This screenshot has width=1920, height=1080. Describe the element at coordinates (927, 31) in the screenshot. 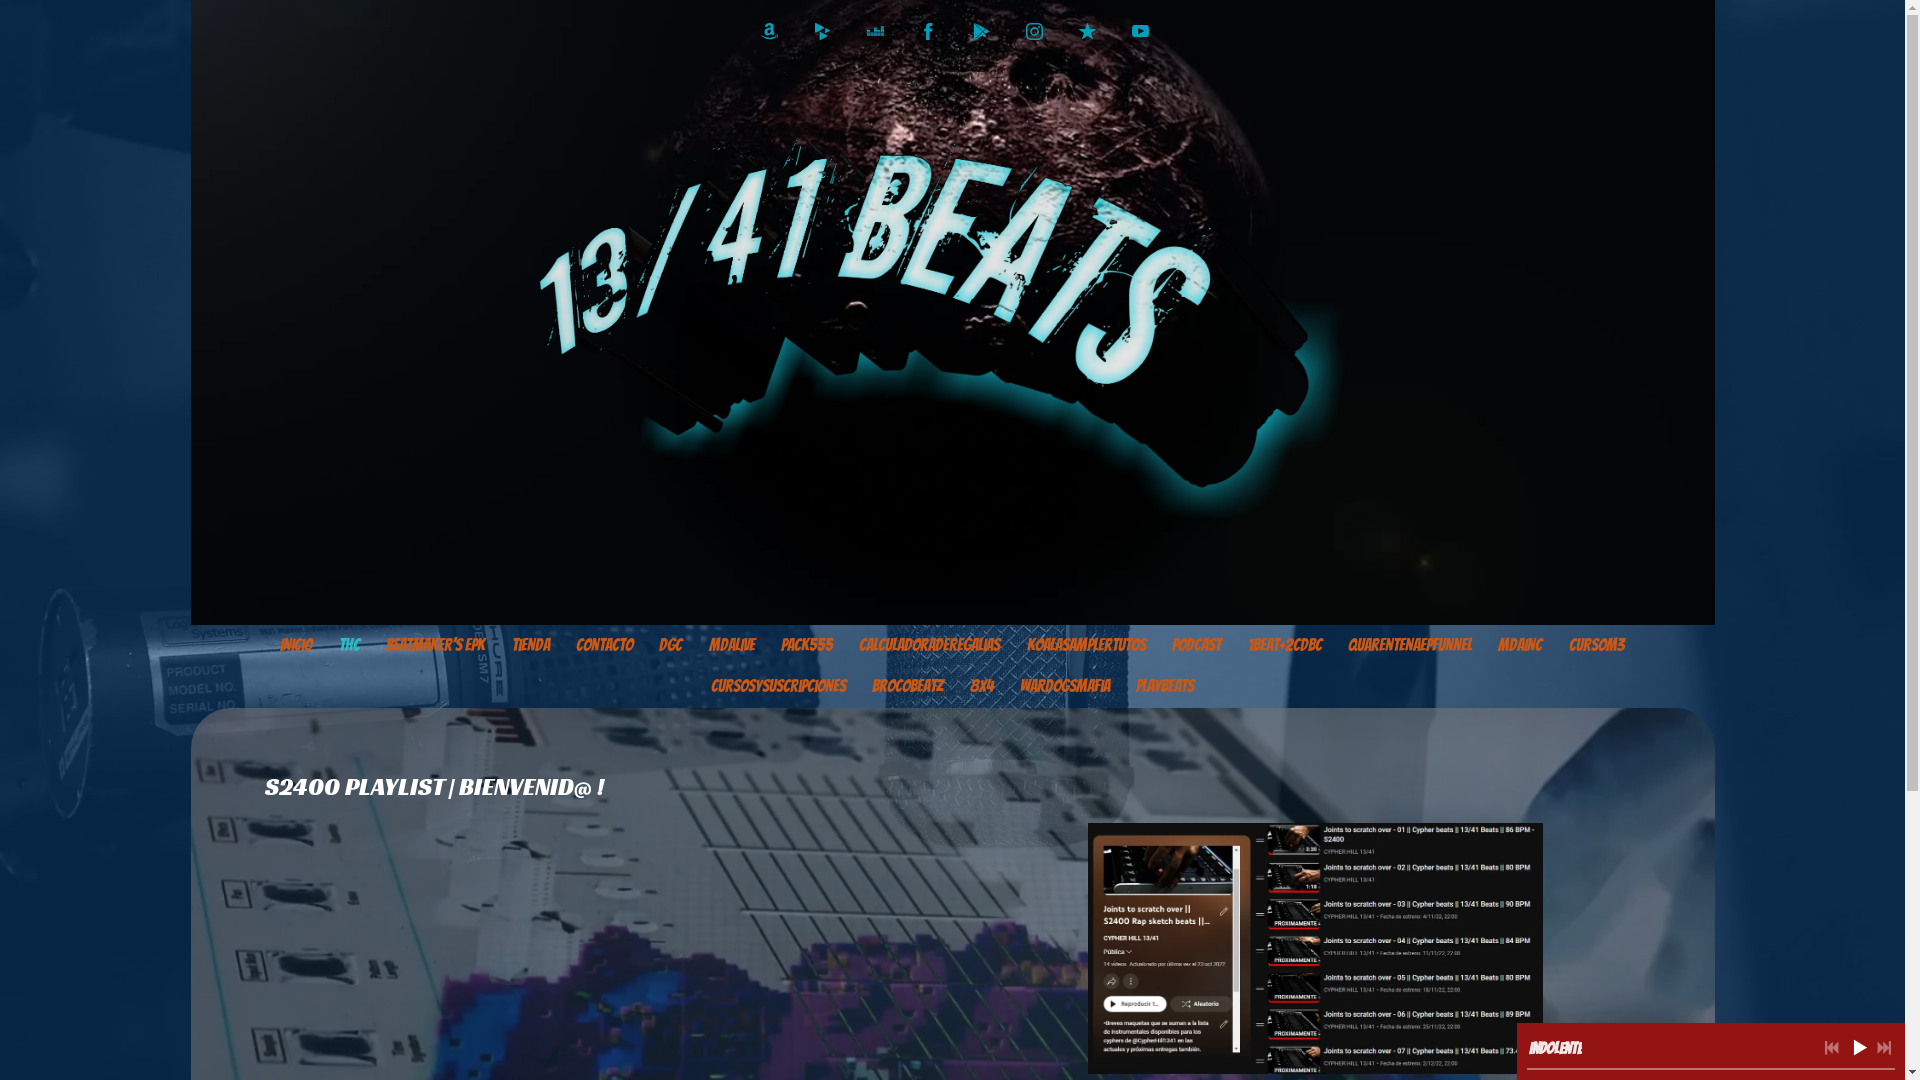

I see `'https://www.facebook.com/Kabster1341'` at that location.